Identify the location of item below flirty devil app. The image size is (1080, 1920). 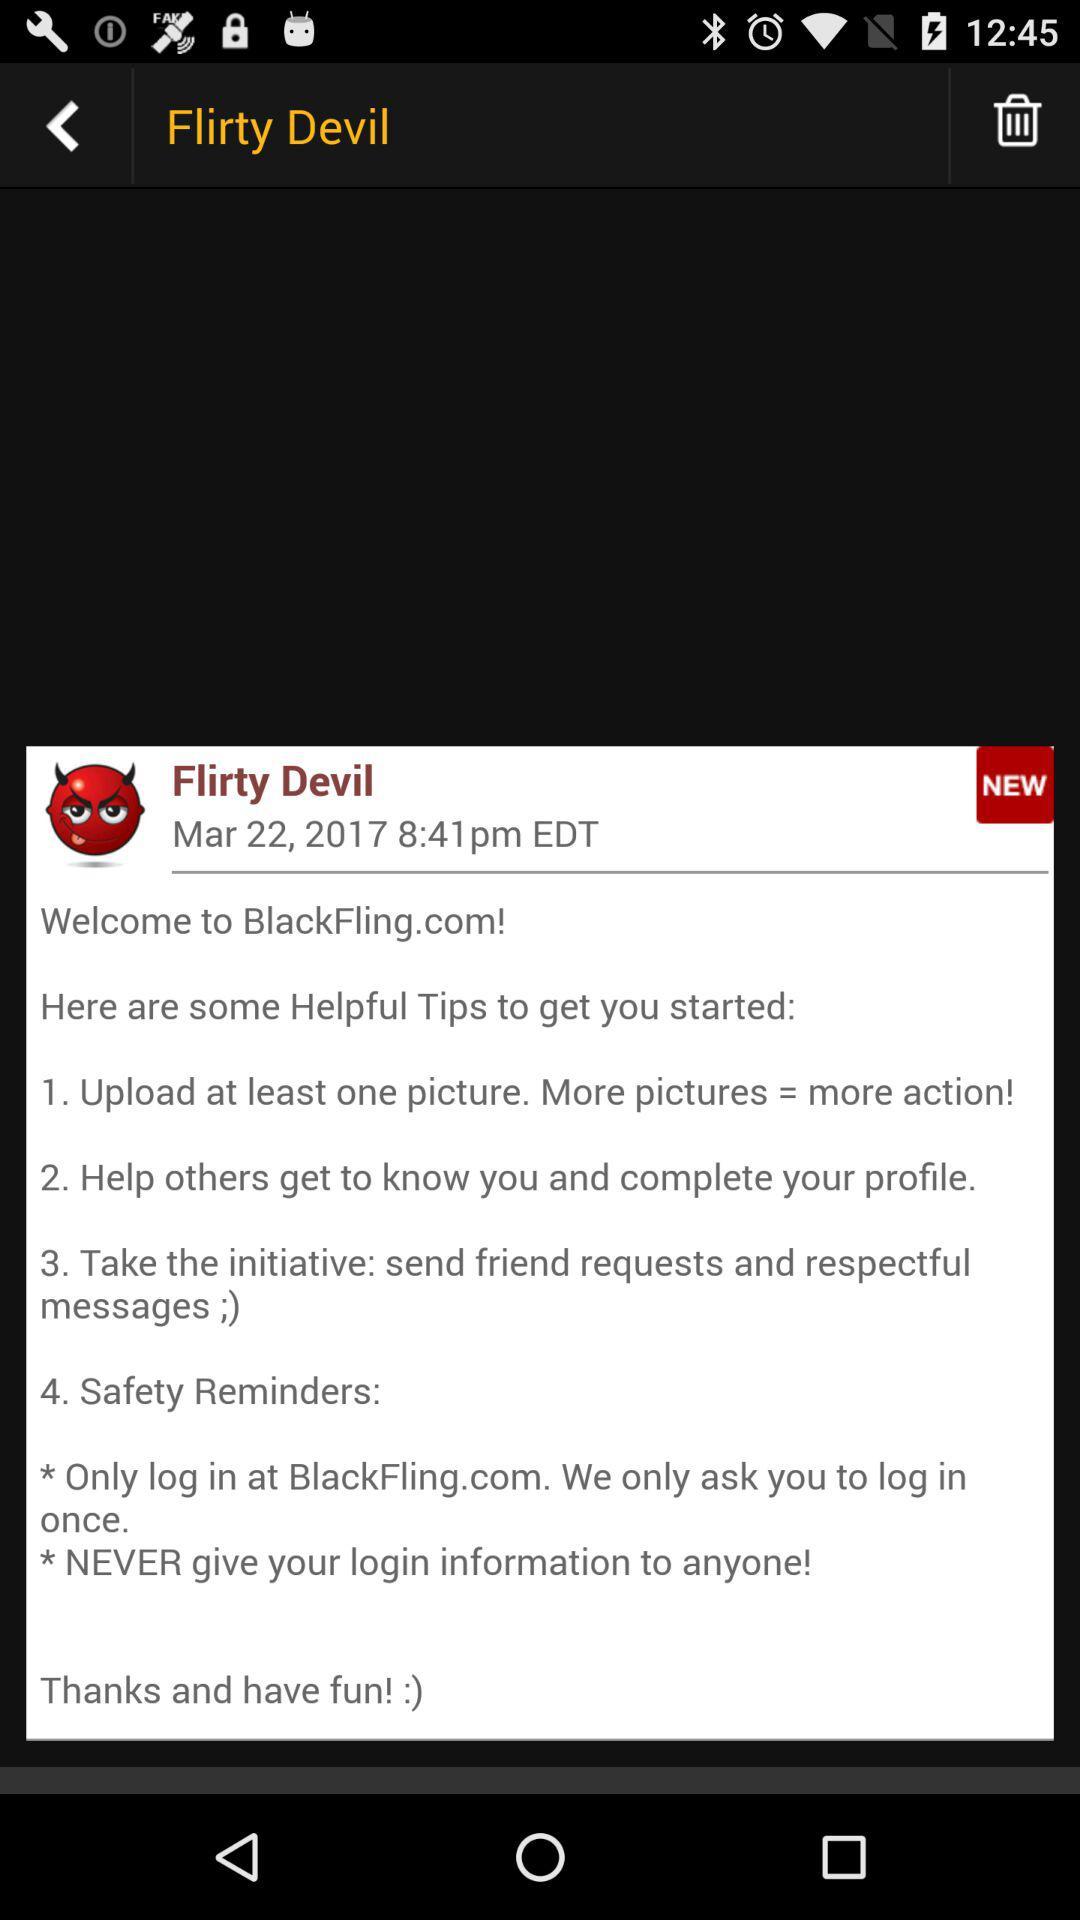
(609, 832).